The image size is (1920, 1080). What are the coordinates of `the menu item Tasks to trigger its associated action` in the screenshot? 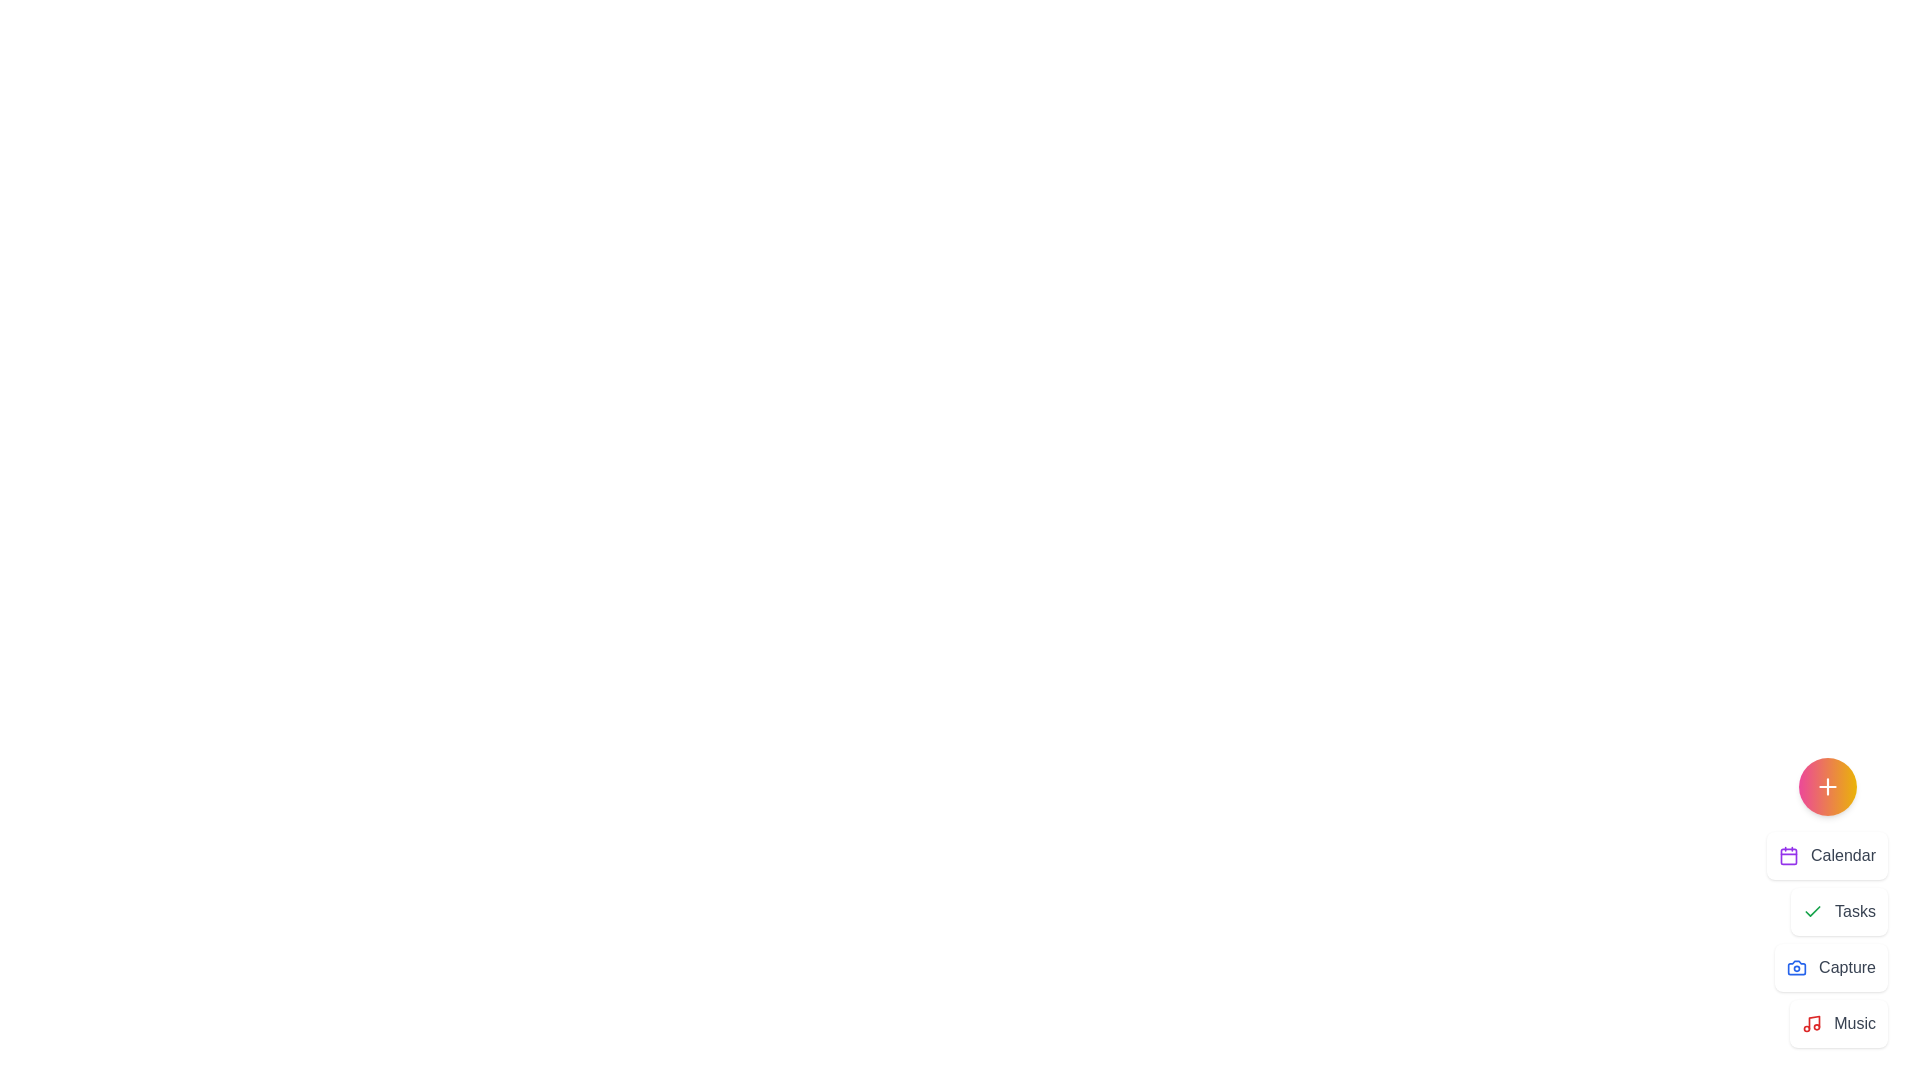 It's located at (1839, 911).